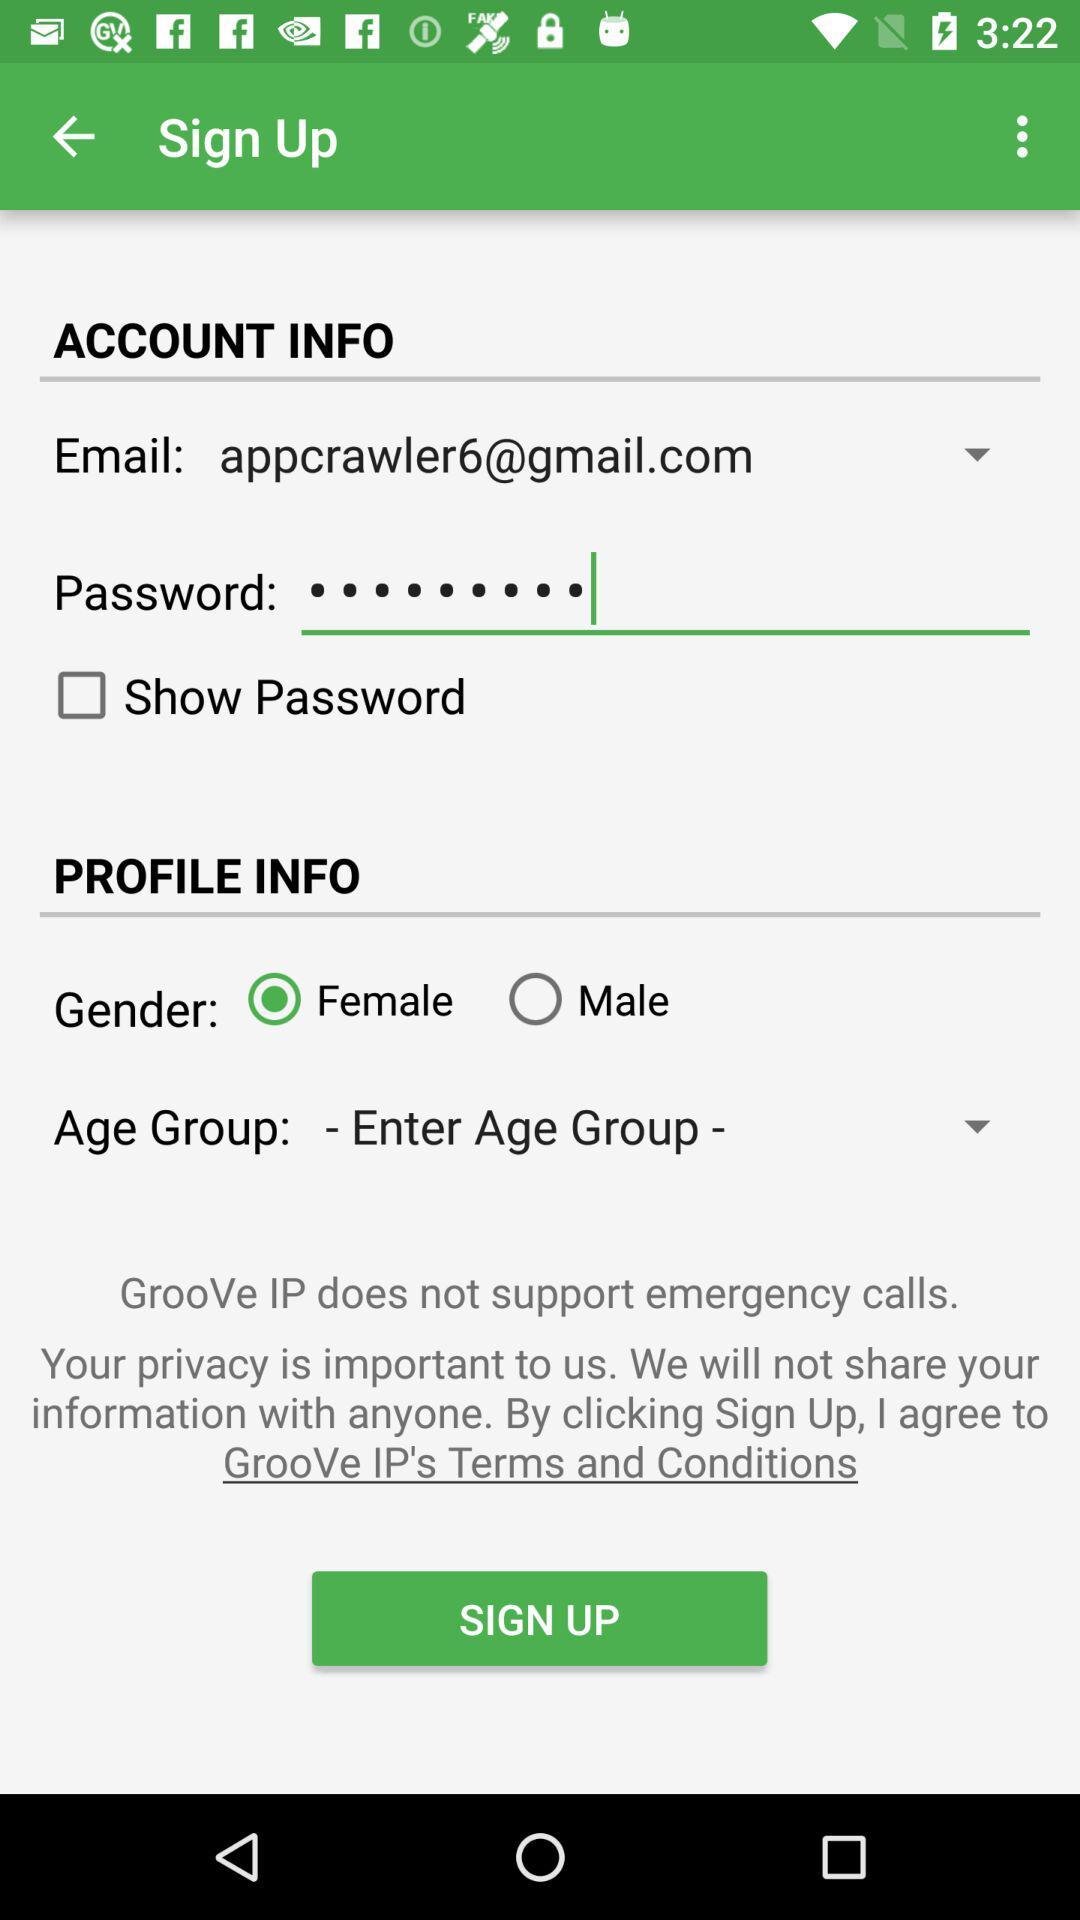  Describe the element at coordinates (72, 135) in the screenshot. I see `item above account info` at that location.